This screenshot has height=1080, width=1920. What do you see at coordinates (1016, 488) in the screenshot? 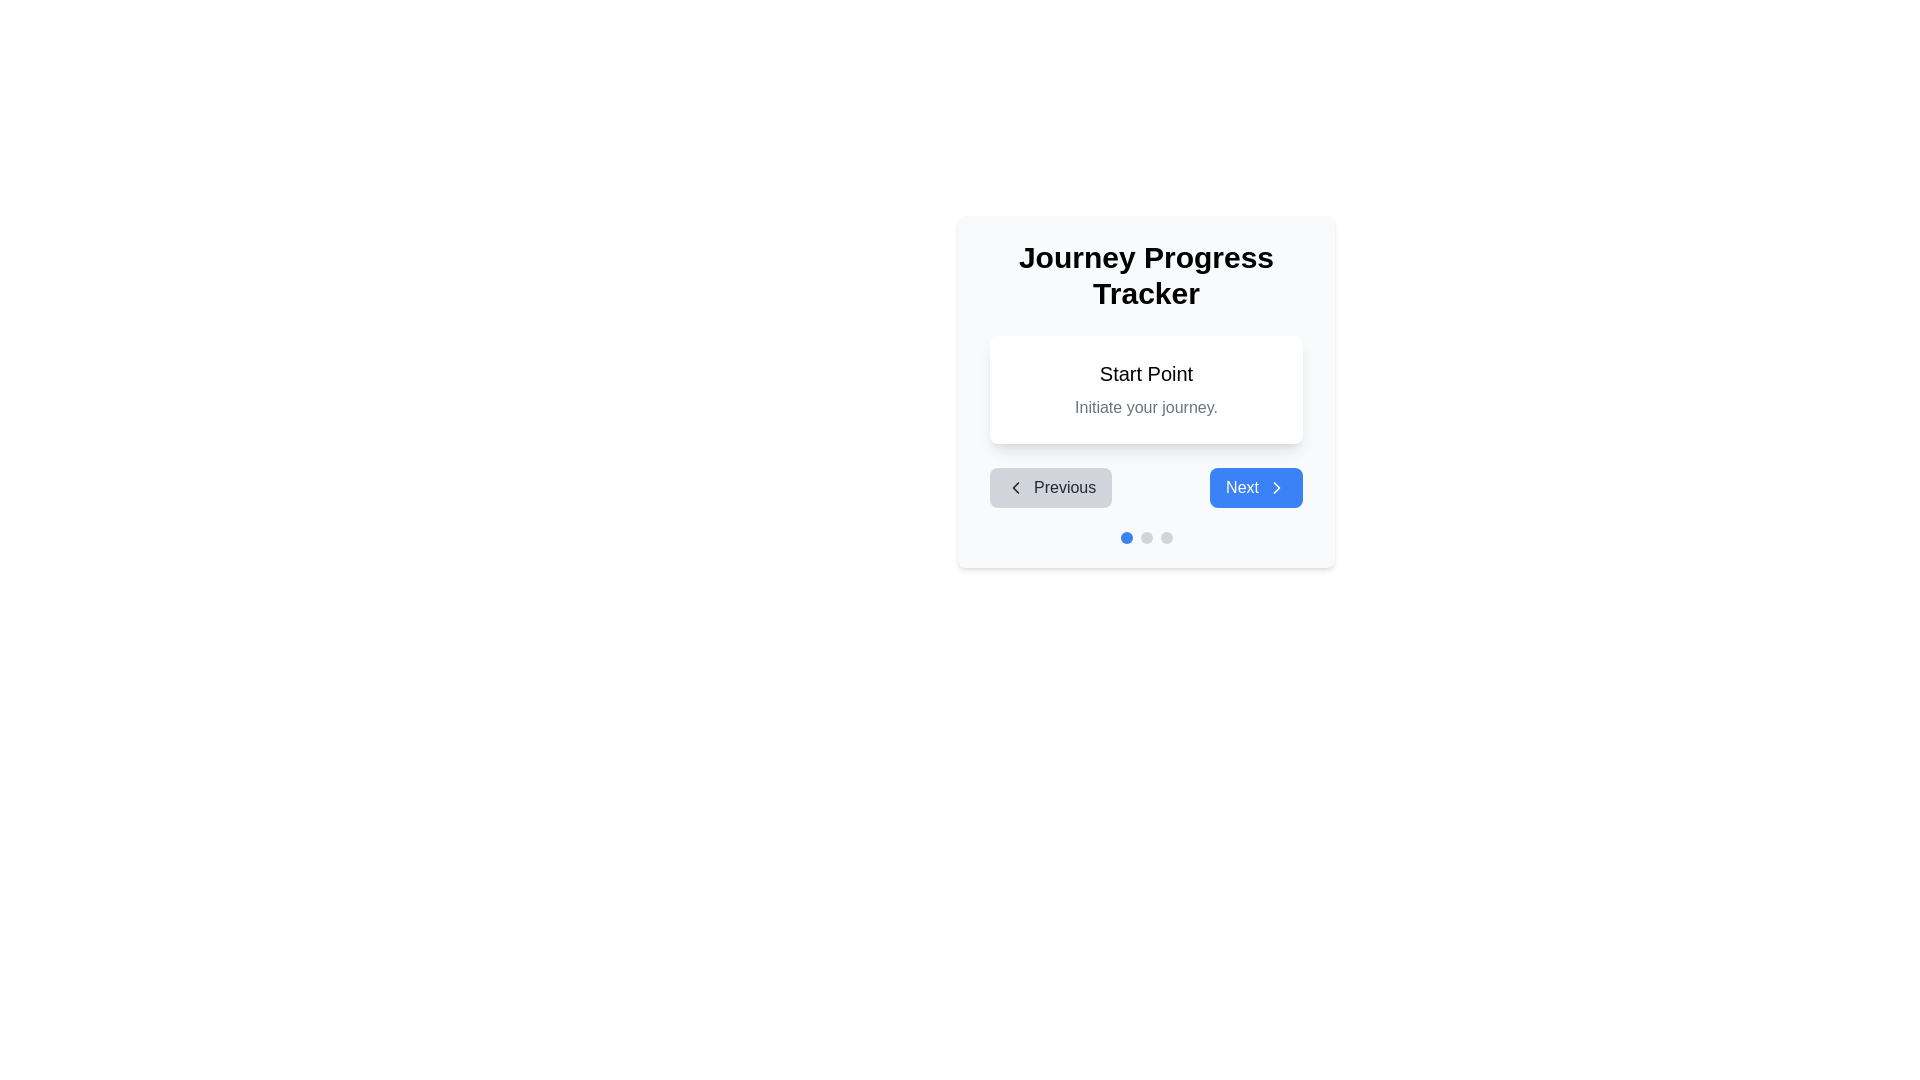
I see `the backward navigation button icon labeled 'Previous' for accessibility purposes` at bounding box center [1016, 488].